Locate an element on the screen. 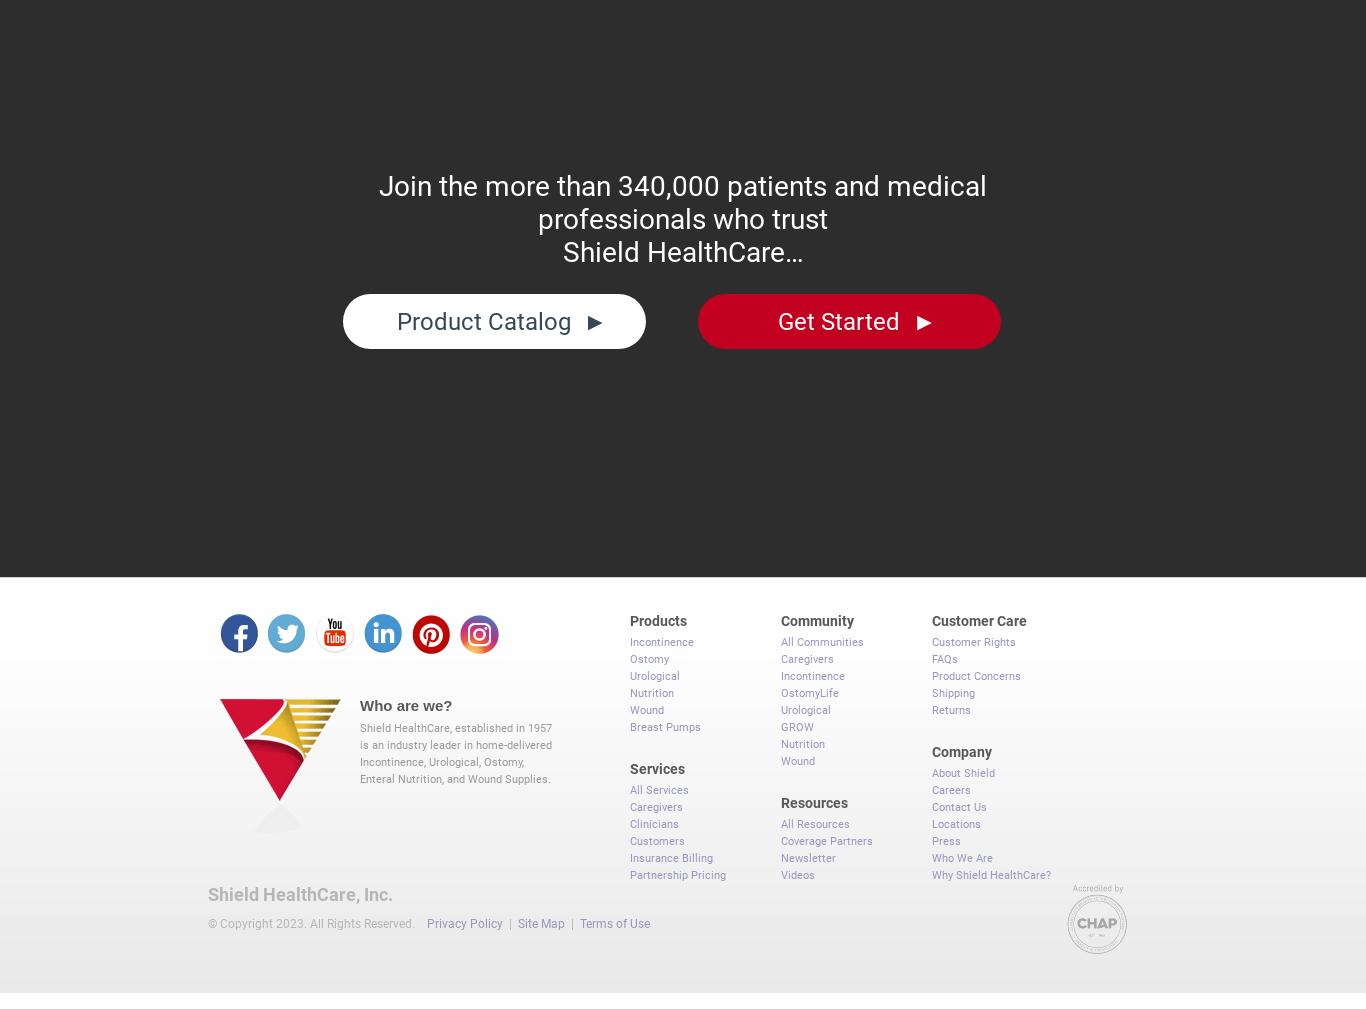  'Customer Rights' is located at coordinates (932, 632).